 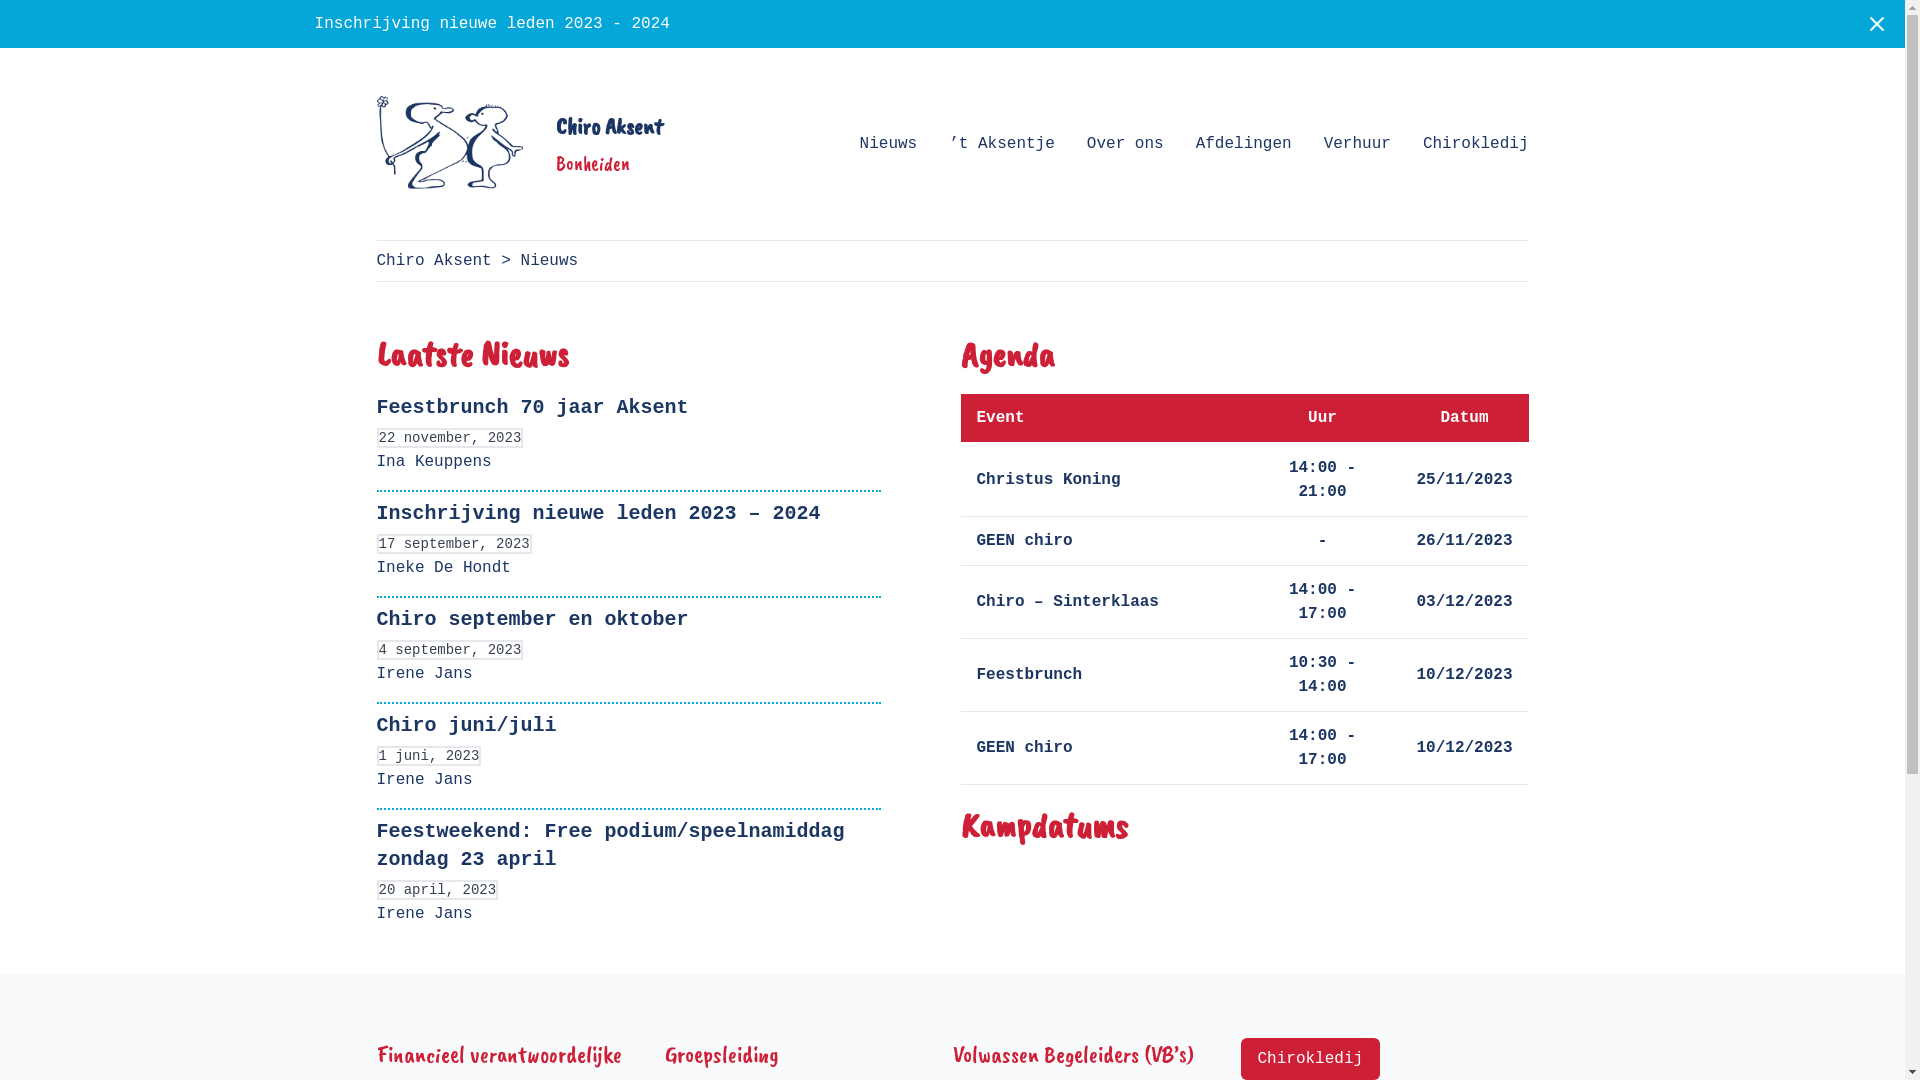 I want to click on 'Inschrijving nieuwe leden 2023 - 2024', so click(x=492, y=23).